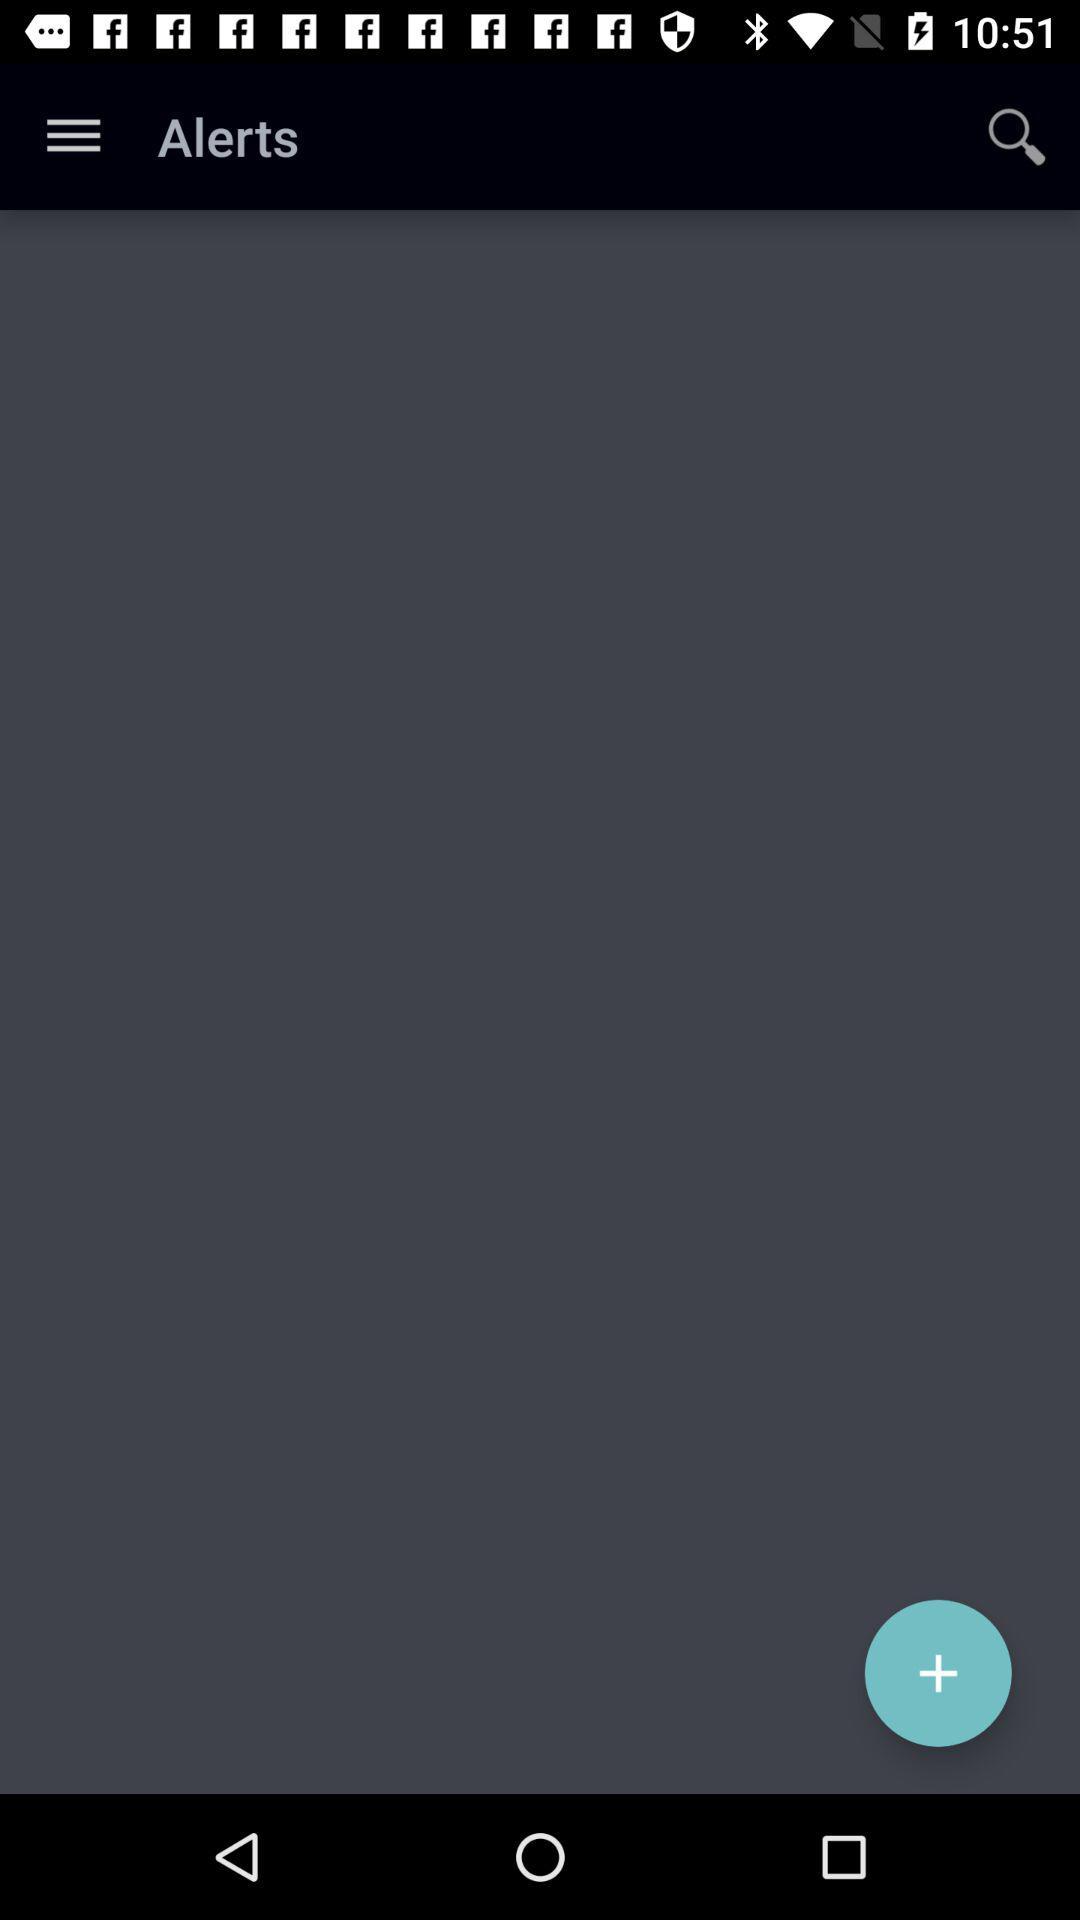  Describe the element at coordinates (938, 1673) in the screenshot. I see `the add icon` at that location.